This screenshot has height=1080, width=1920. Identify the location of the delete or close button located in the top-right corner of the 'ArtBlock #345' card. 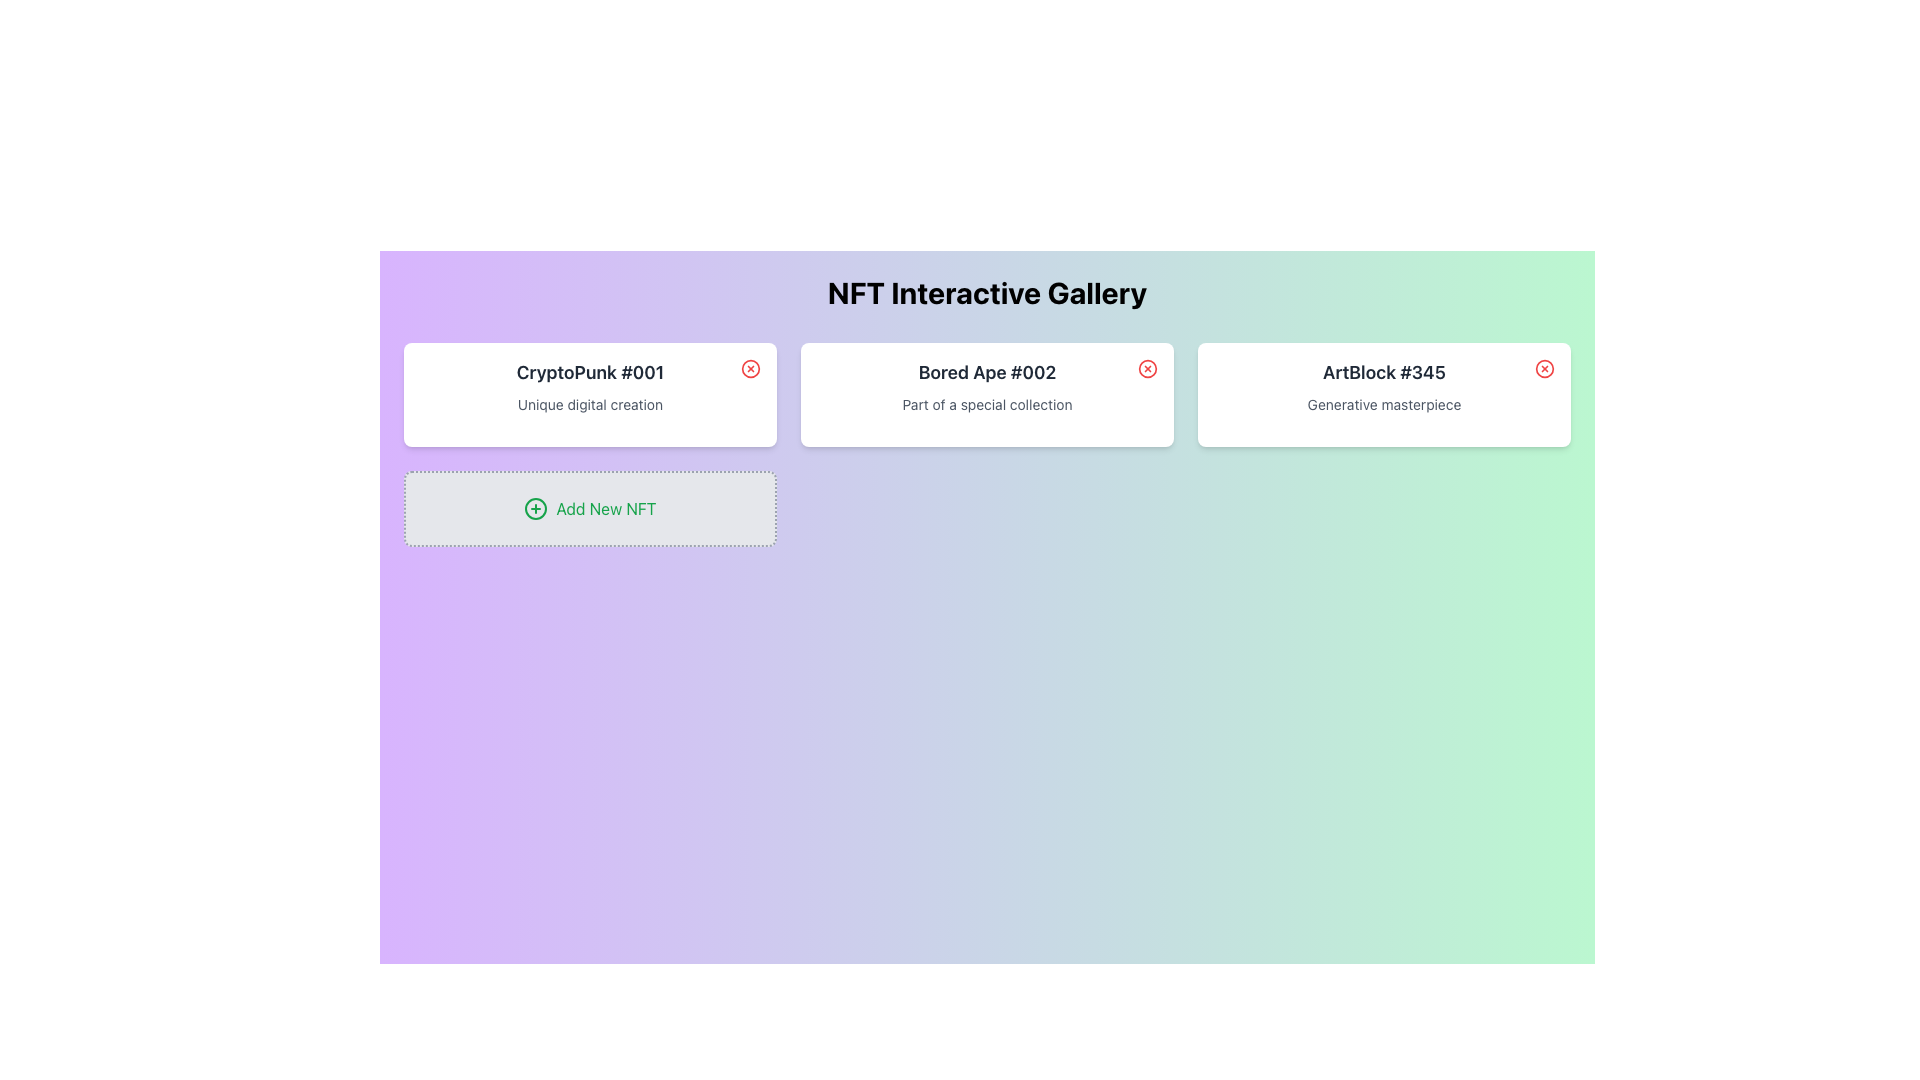
(1544, 369).